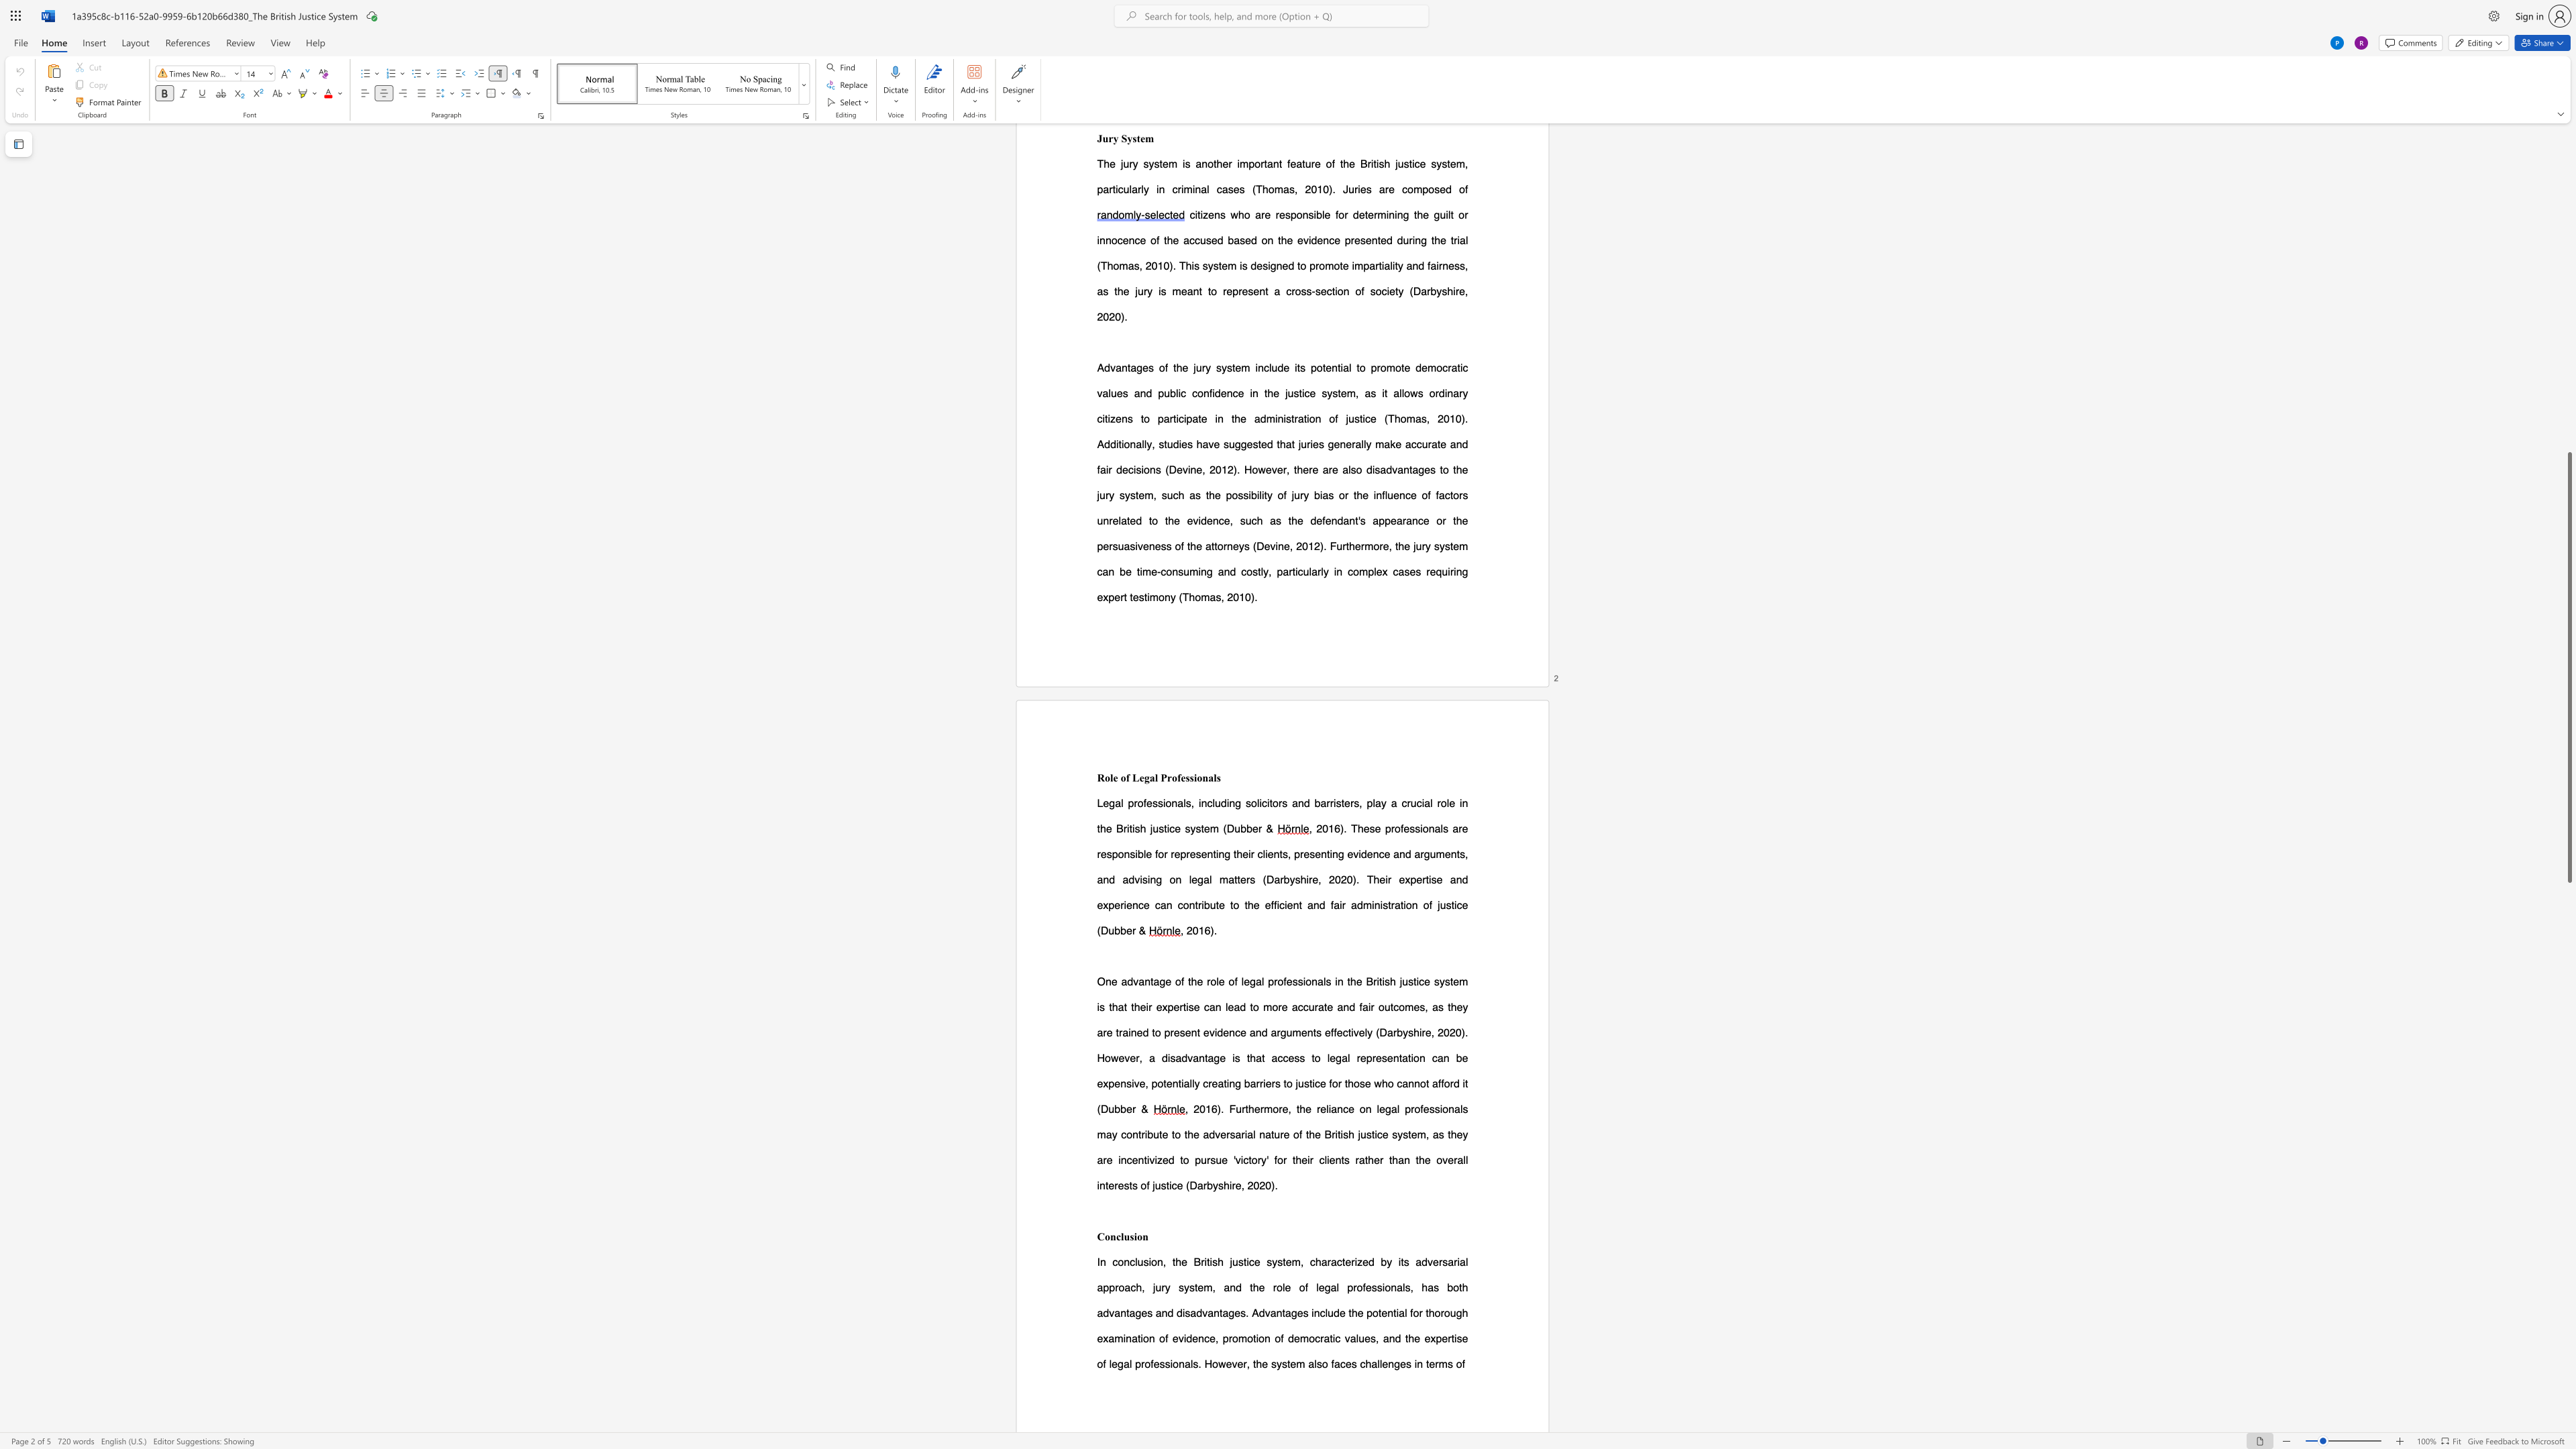  Describe the element at coordinates (1326, 981) in the screenshot. I see `the subset text "s in the British justice system is that th" within the text "One advantage of the role of legal professionals in the British justice system is that their"` at that location.